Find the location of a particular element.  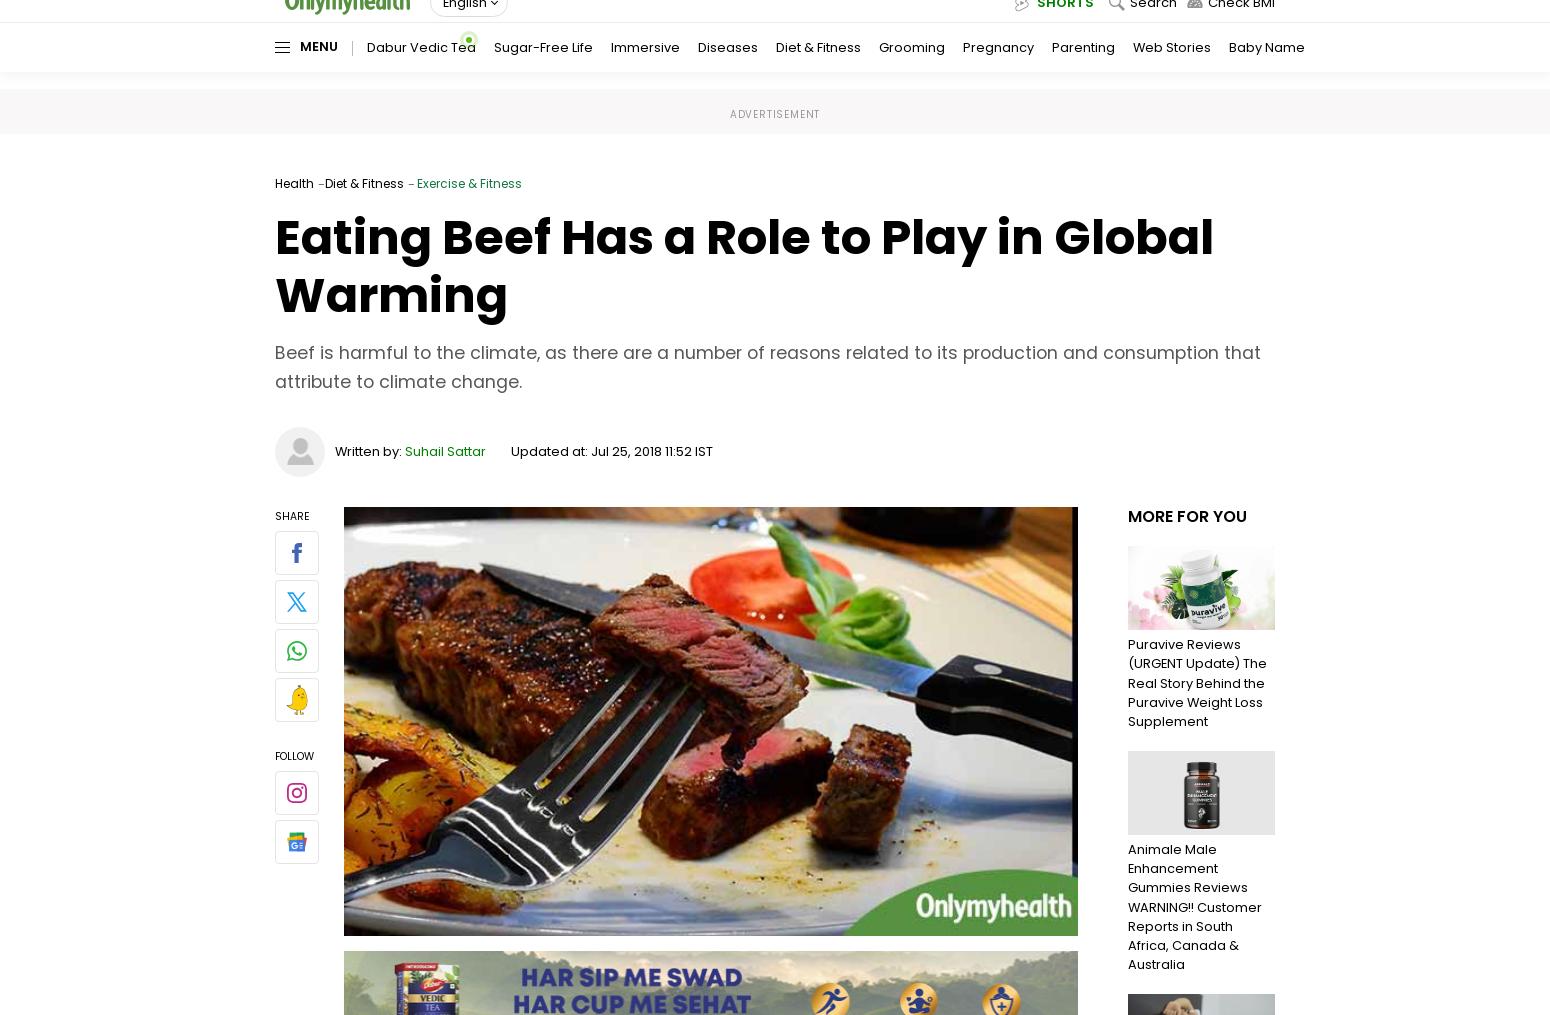

'FOLLOW' is located at coordinates (294, 755).